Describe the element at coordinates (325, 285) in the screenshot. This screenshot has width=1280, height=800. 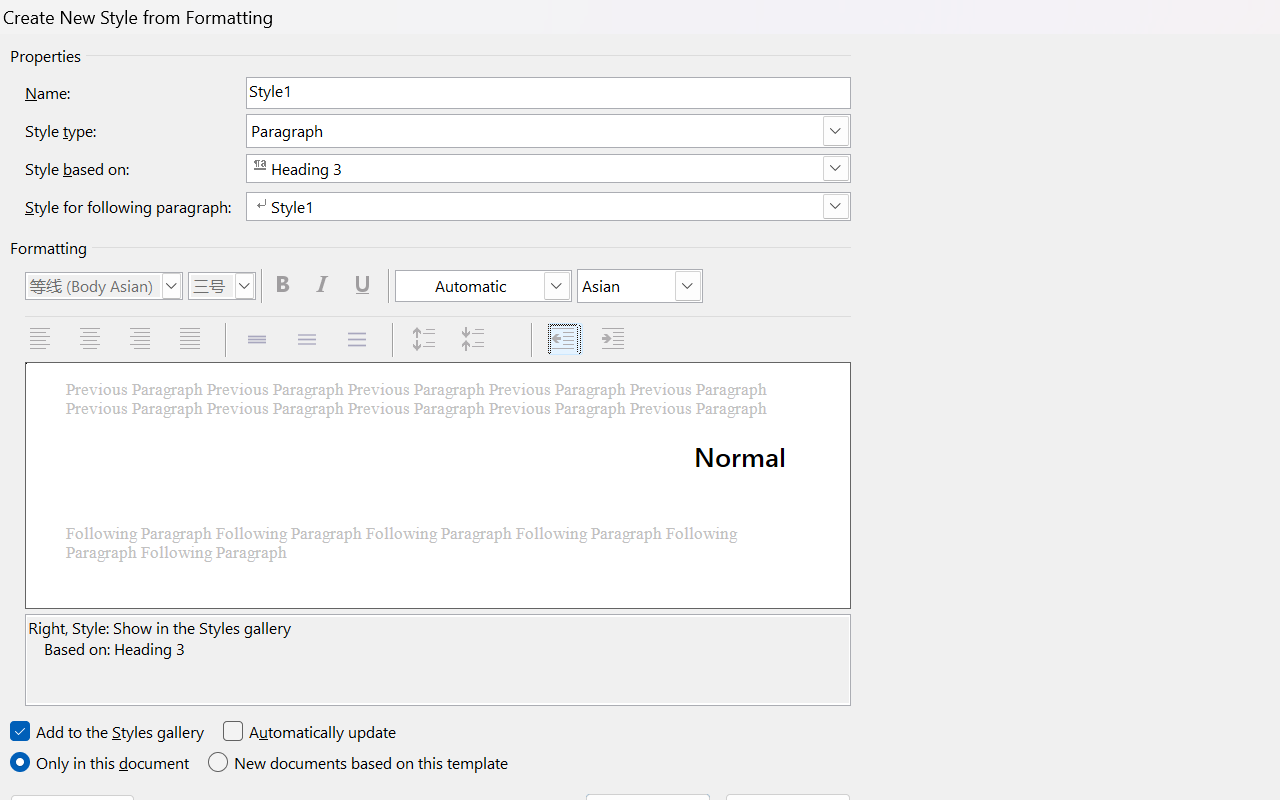
I see `'Italic'` at that location.